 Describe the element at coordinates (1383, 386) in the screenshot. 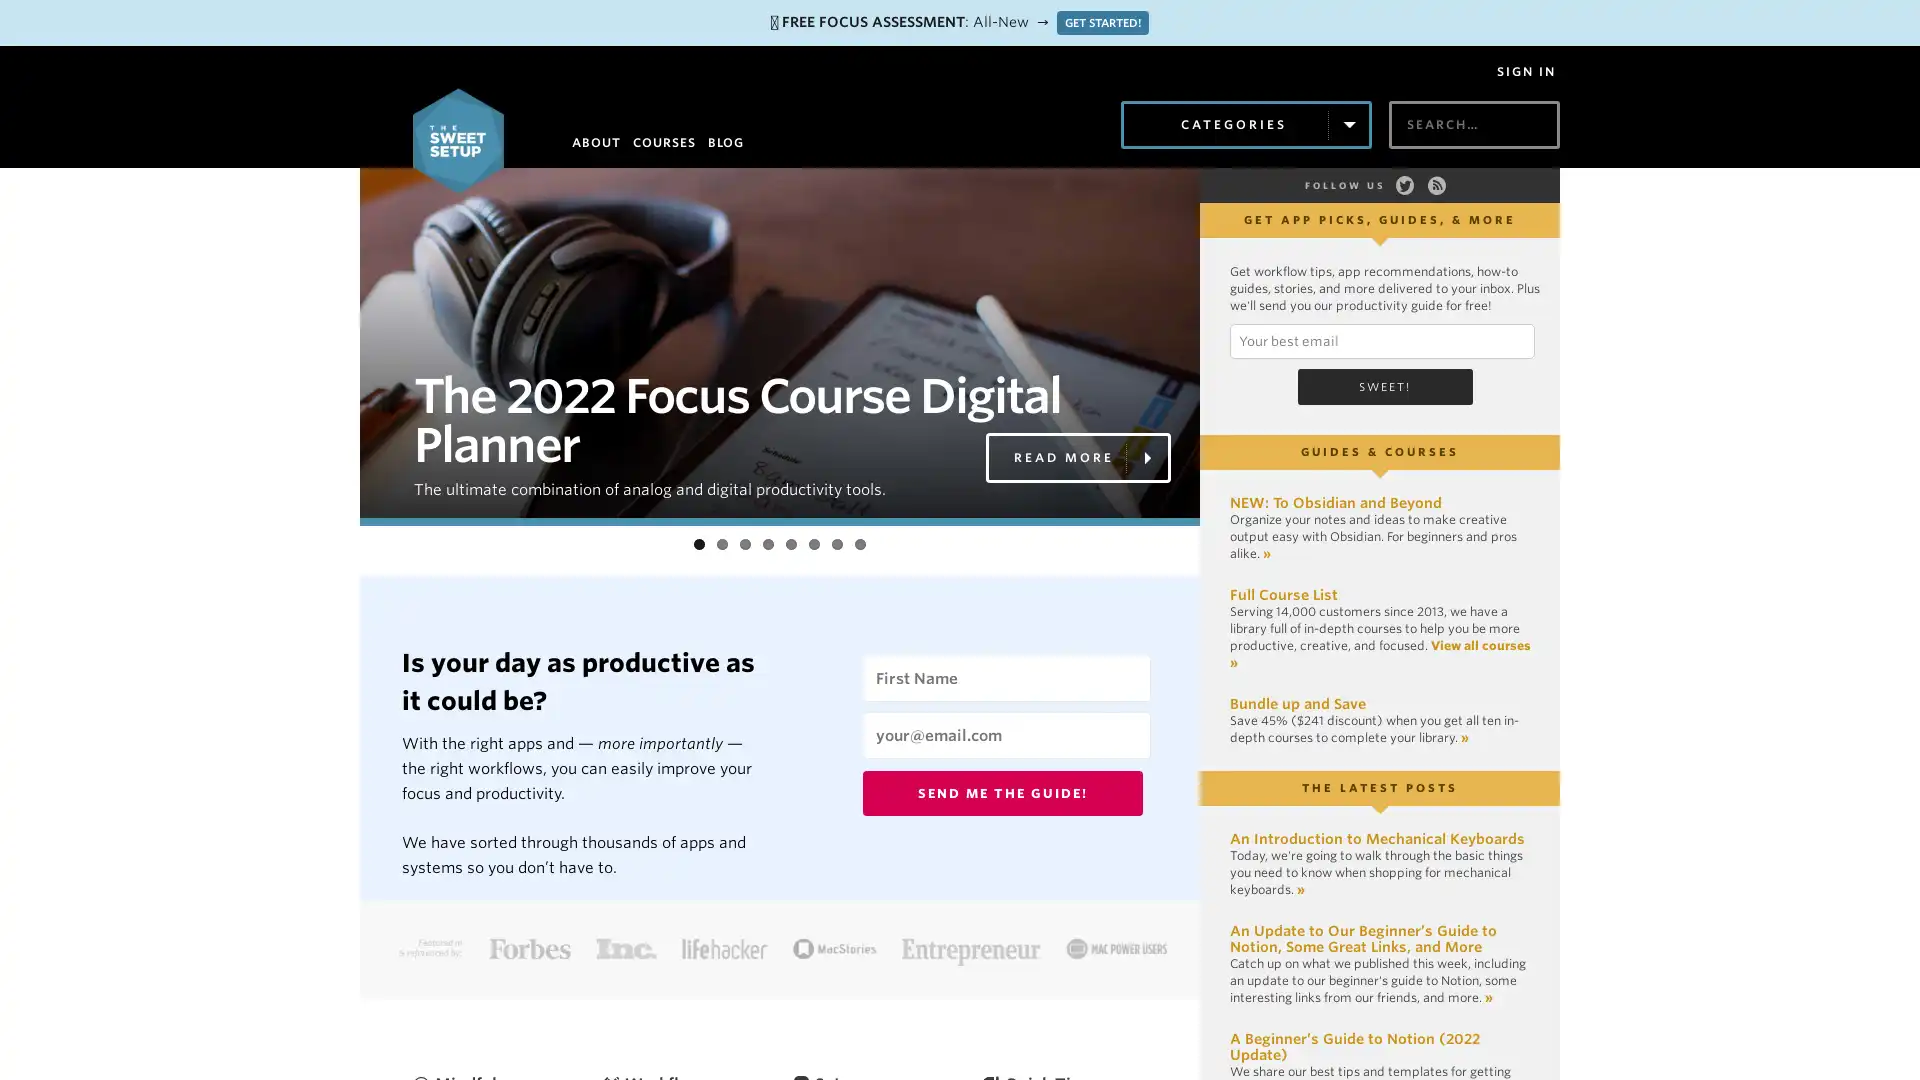

I see `Sweet!` at that location.